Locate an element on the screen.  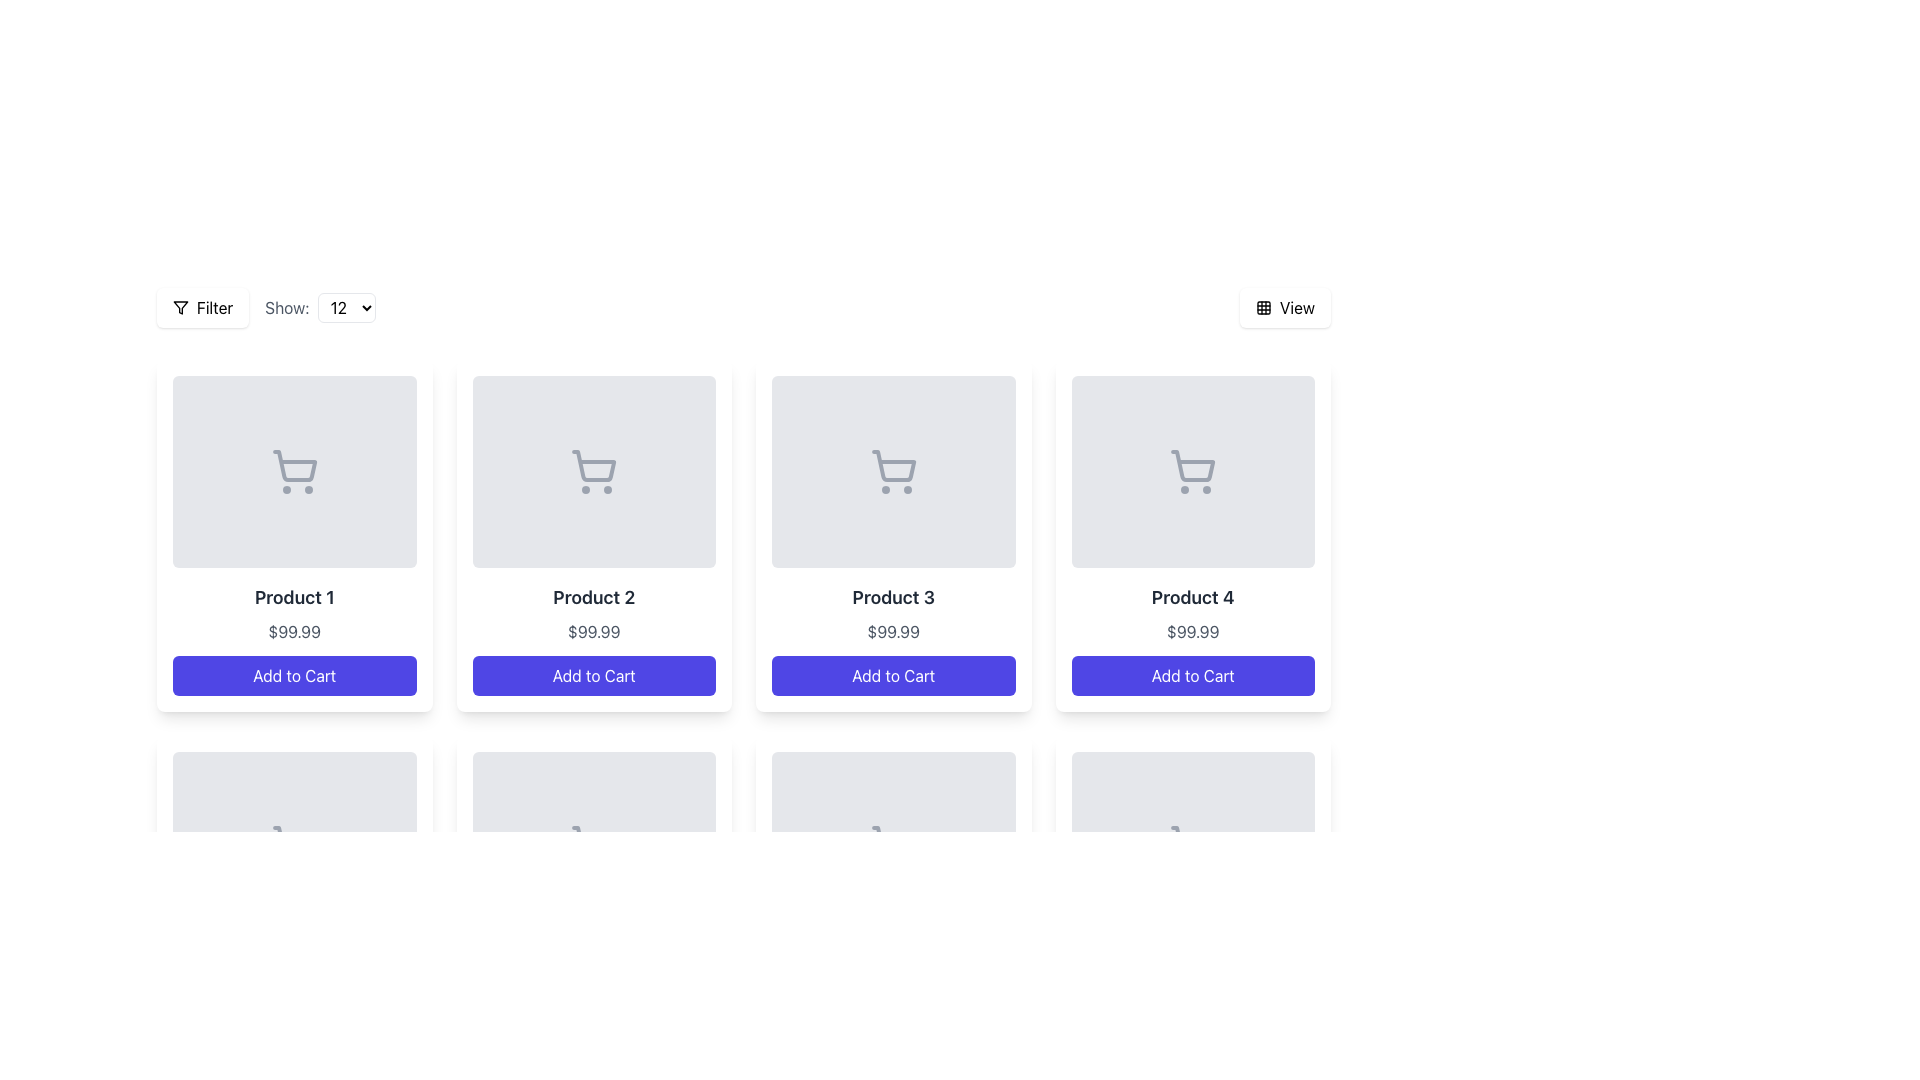
the SVG icon of the shopping cart, which is centrally positioned above the 'Add to Cart' button in the 'Product 4' card is located at coordinates (1193, 471).